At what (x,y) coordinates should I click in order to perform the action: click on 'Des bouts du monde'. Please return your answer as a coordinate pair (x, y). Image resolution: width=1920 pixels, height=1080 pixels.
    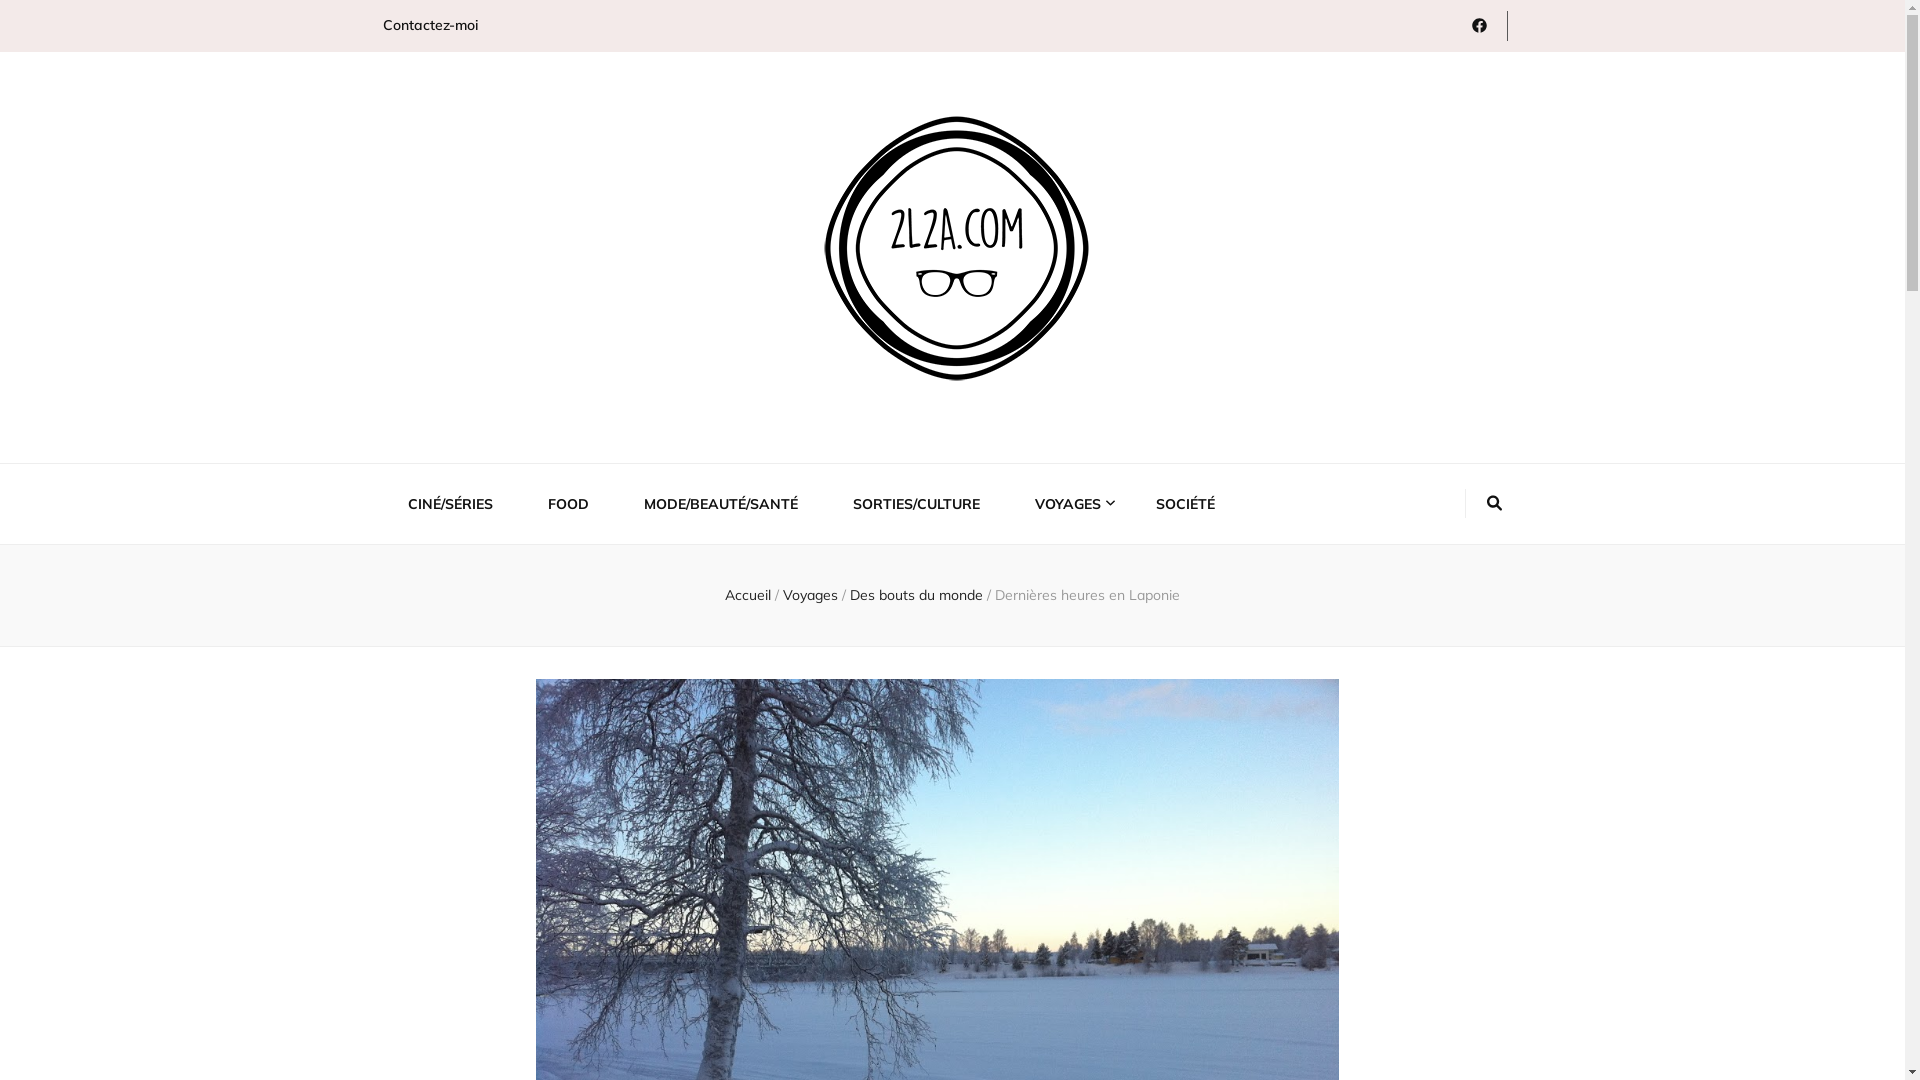
    Looking at the image, I should click on (917, 593).